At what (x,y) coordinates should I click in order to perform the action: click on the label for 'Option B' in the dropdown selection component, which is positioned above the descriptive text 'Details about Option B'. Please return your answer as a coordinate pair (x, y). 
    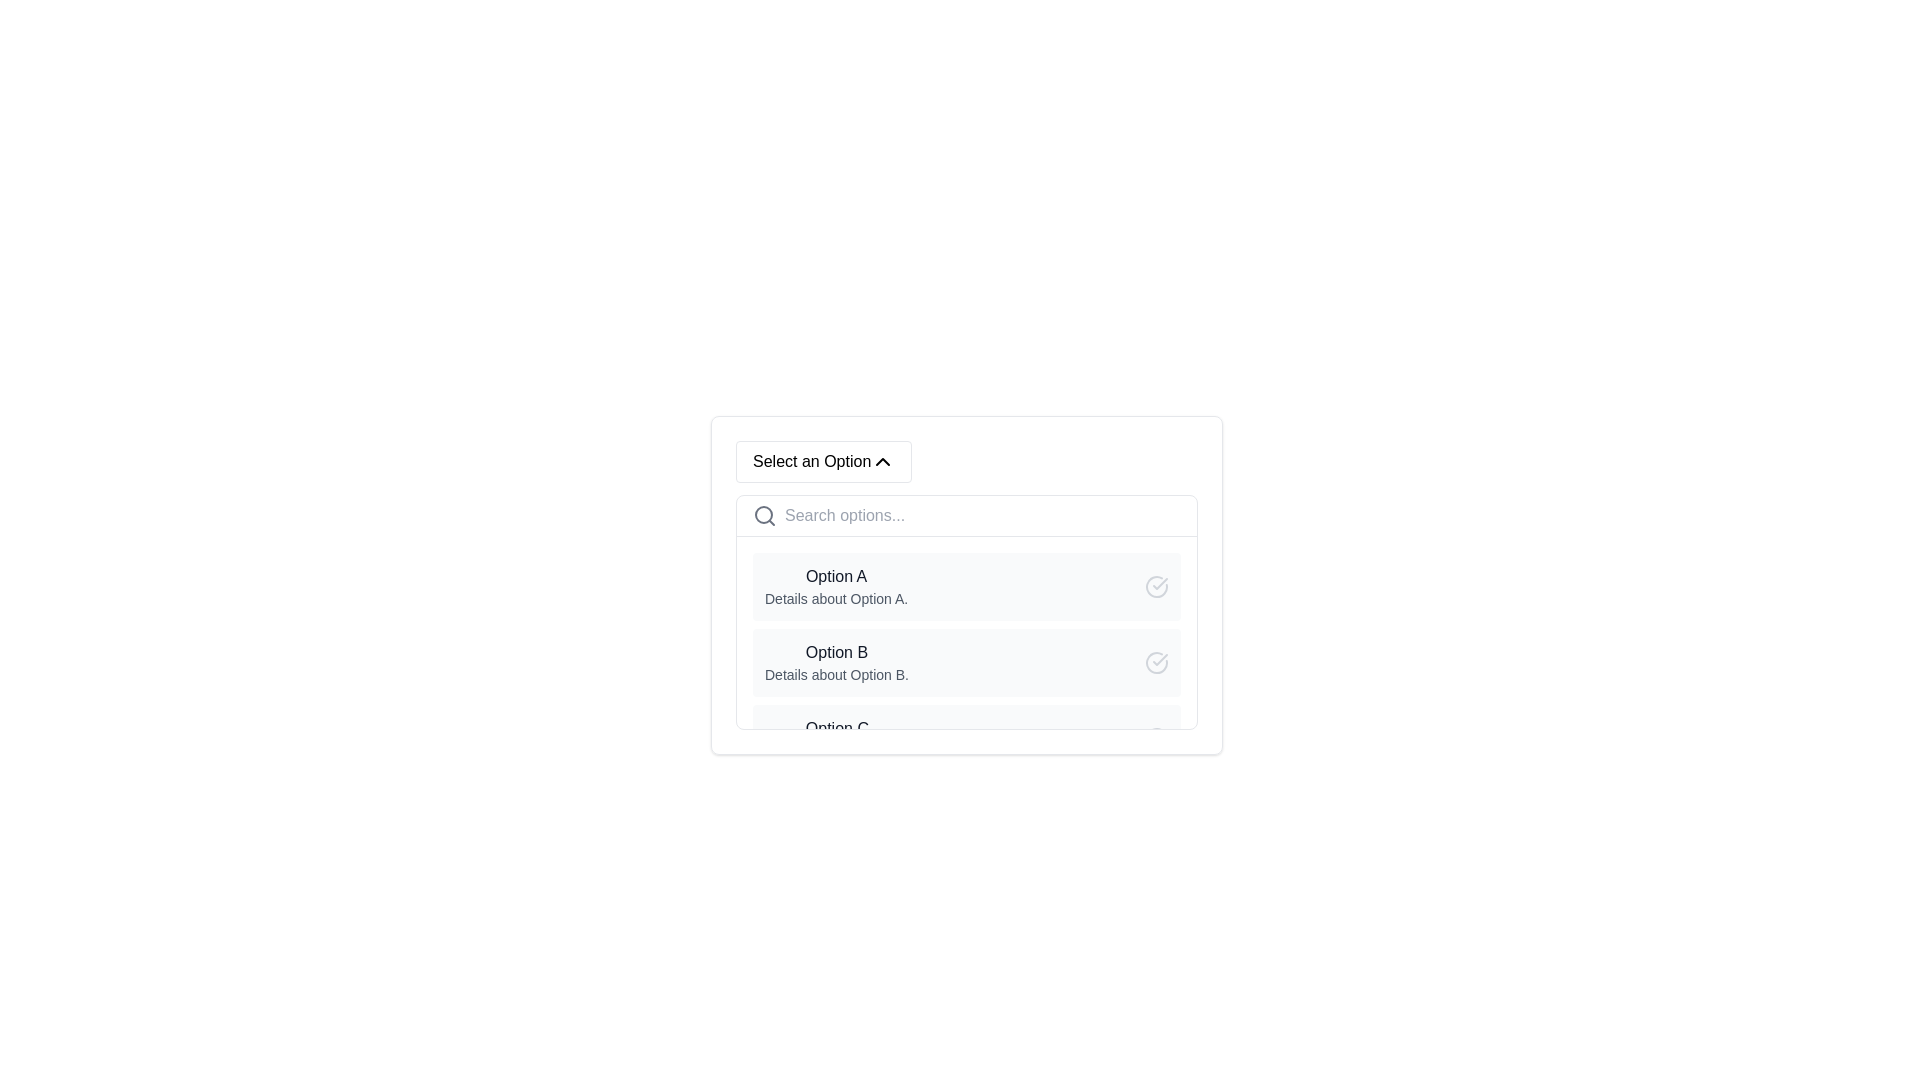
    Looking at the image, I should click on (836, 652).